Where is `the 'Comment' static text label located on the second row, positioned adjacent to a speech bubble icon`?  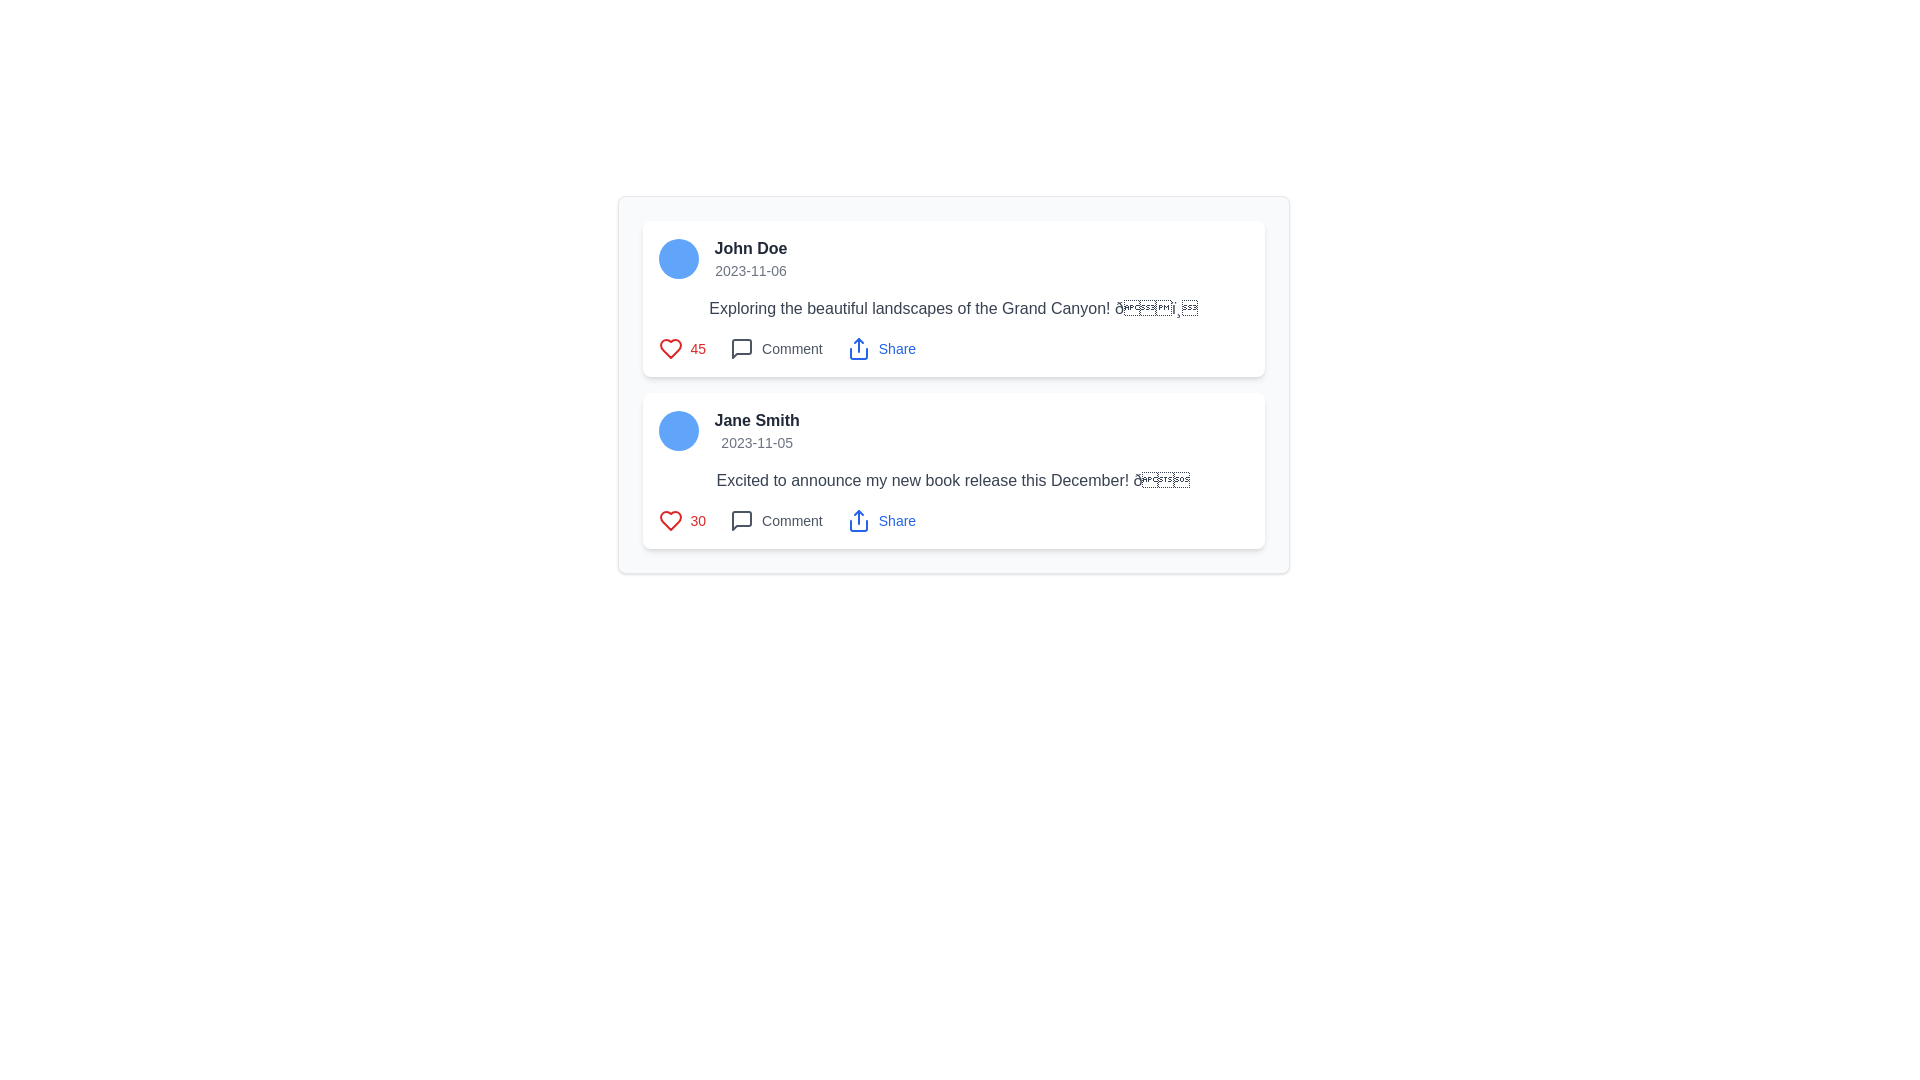 the 'Comment' static text label located on the second row, positioned adjacent to a speech bubble icon is located at coordinates (791, 347).